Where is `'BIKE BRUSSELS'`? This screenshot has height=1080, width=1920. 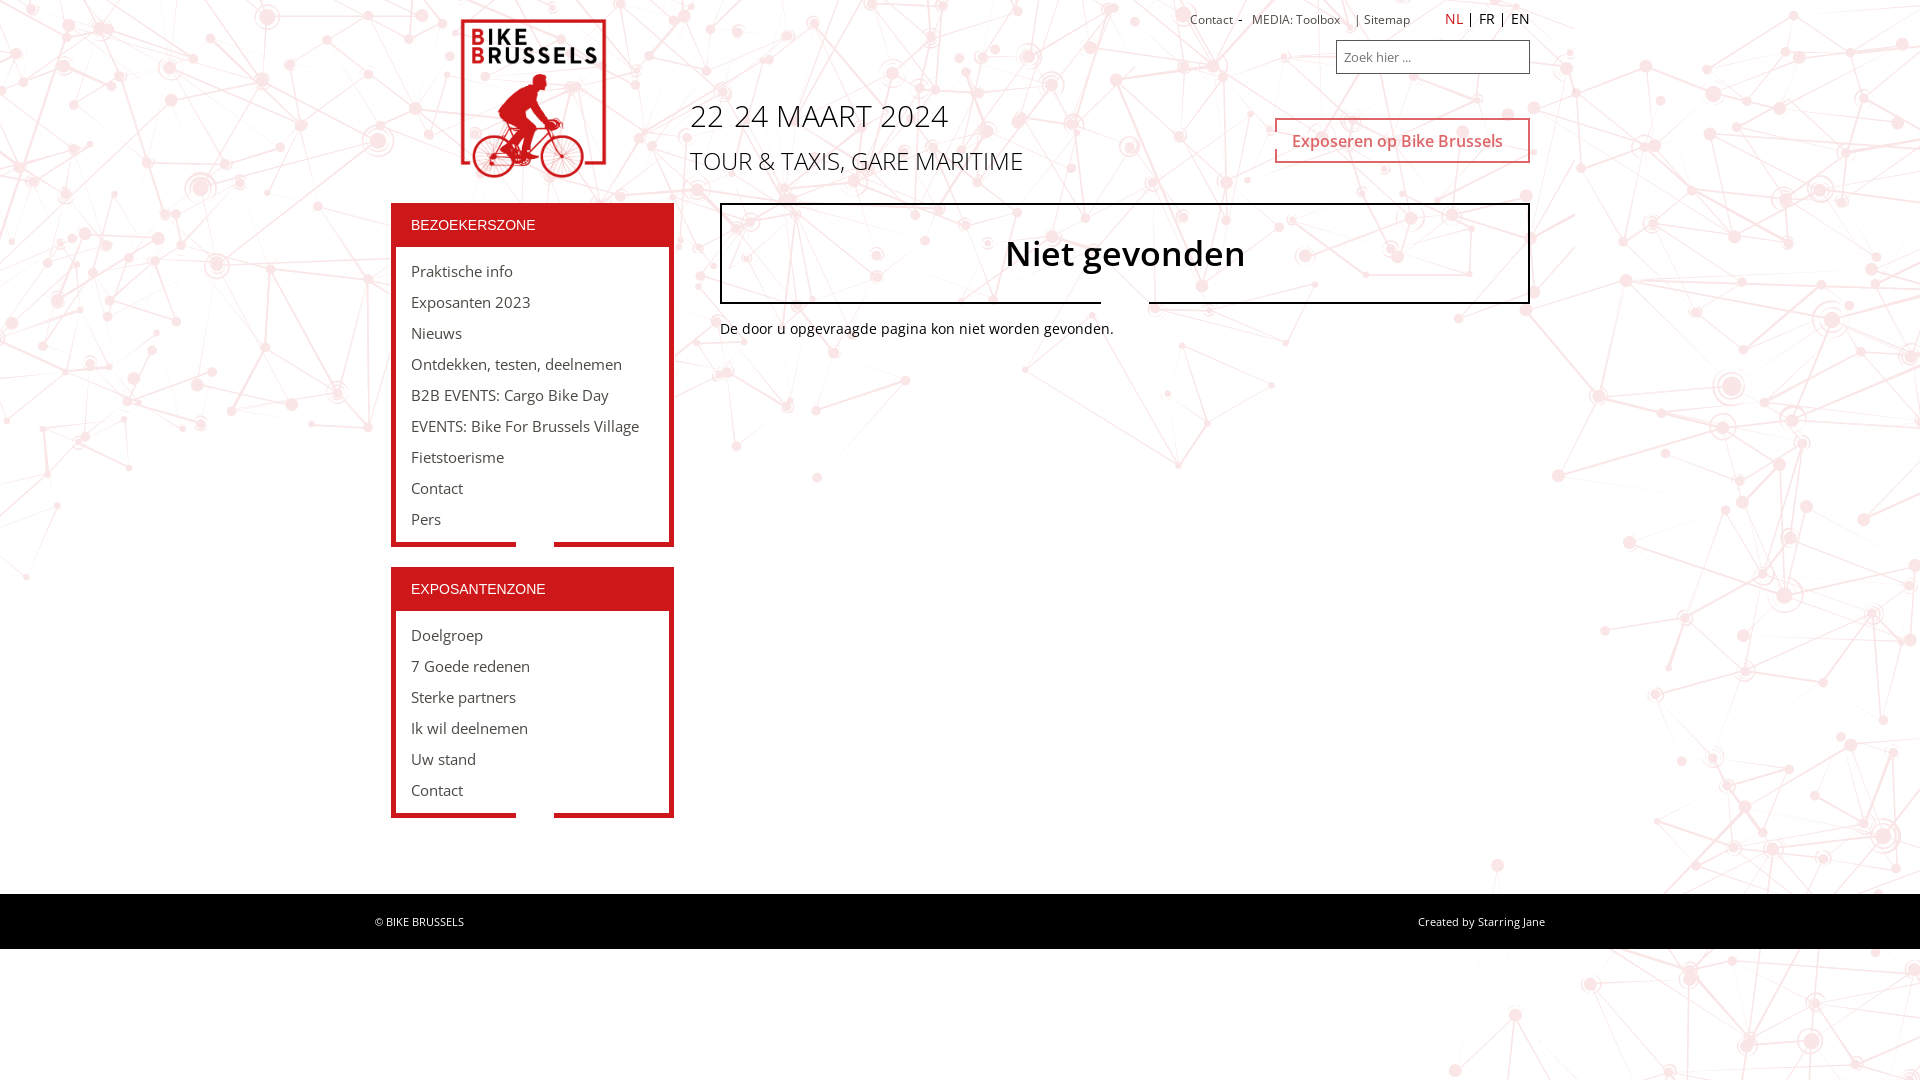
'BIKE BRUSSELS' is located at coordinates (424, 921).